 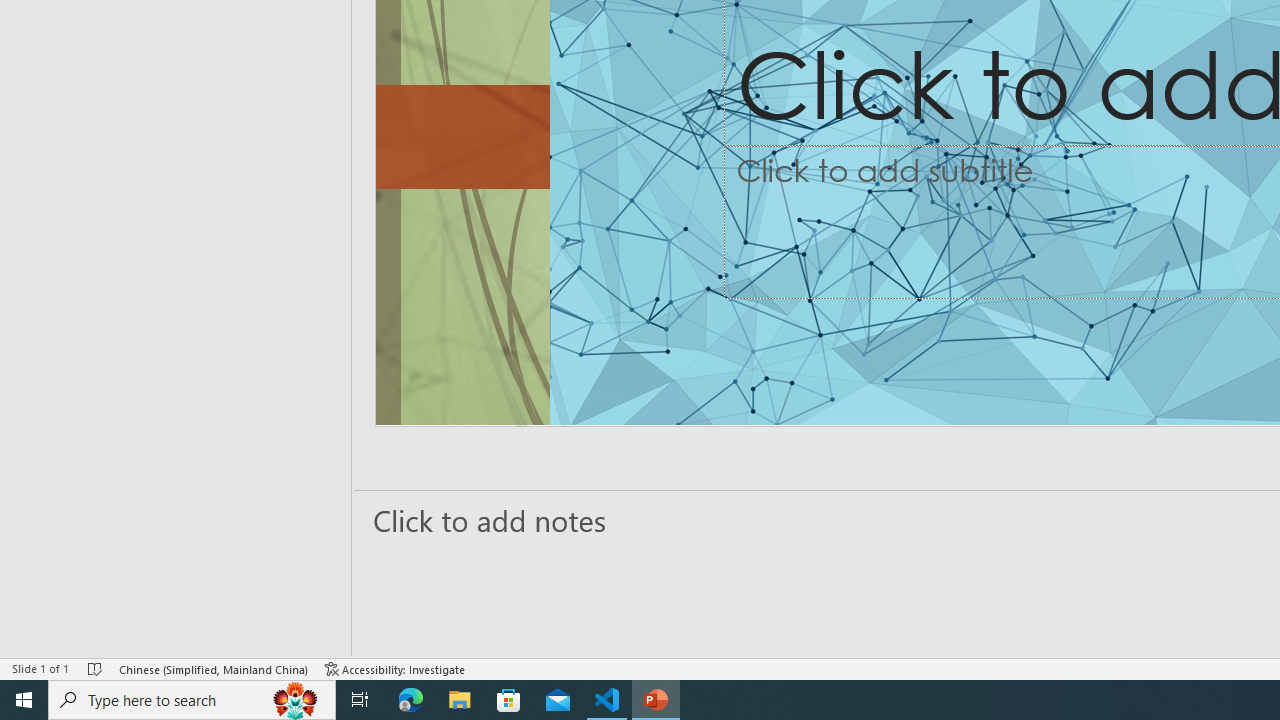 I want to click on 'Accessibility Checker Accessibility: Investigate', so click(x=395, y=669).